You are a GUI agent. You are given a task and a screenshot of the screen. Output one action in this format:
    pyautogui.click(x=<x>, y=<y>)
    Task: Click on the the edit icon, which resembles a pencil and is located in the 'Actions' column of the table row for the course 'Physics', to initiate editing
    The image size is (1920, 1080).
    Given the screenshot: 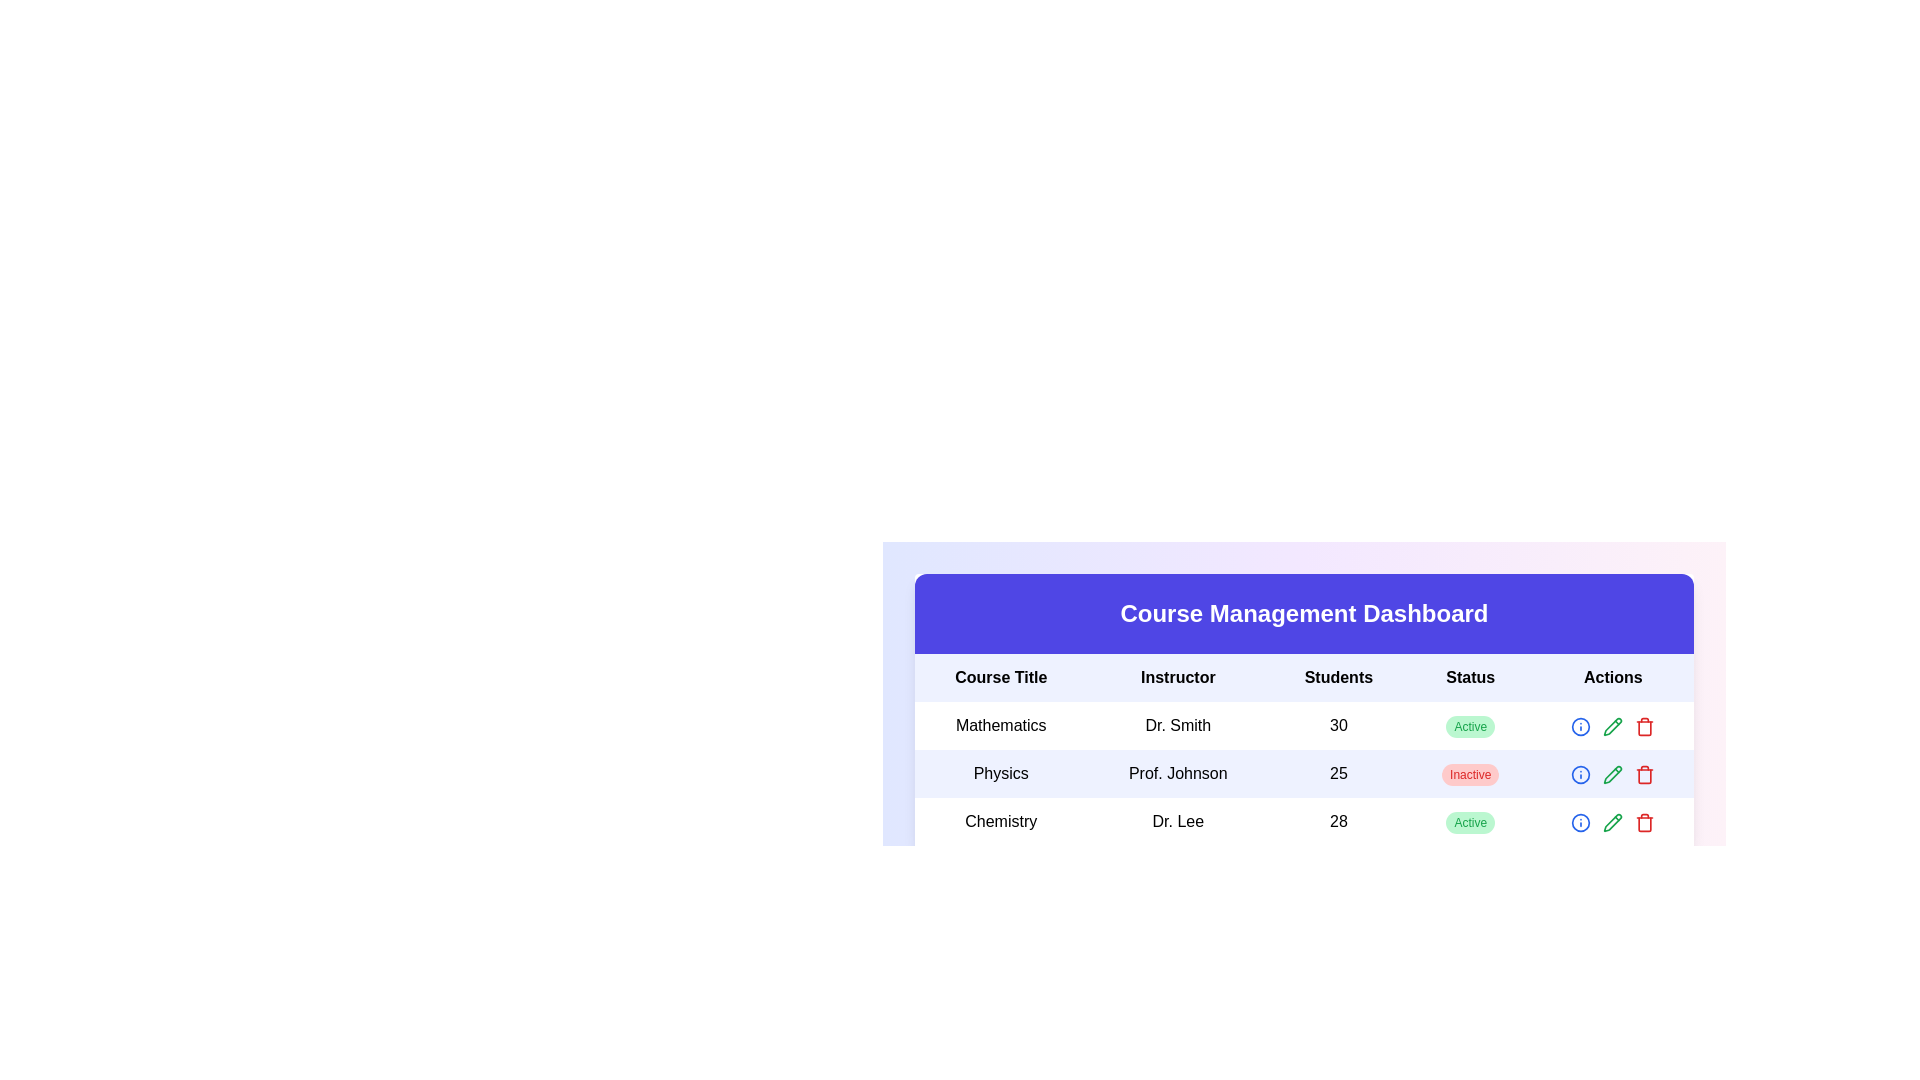 What is the action you would take?
    pyautogui.click(x=1613, y=773)
    